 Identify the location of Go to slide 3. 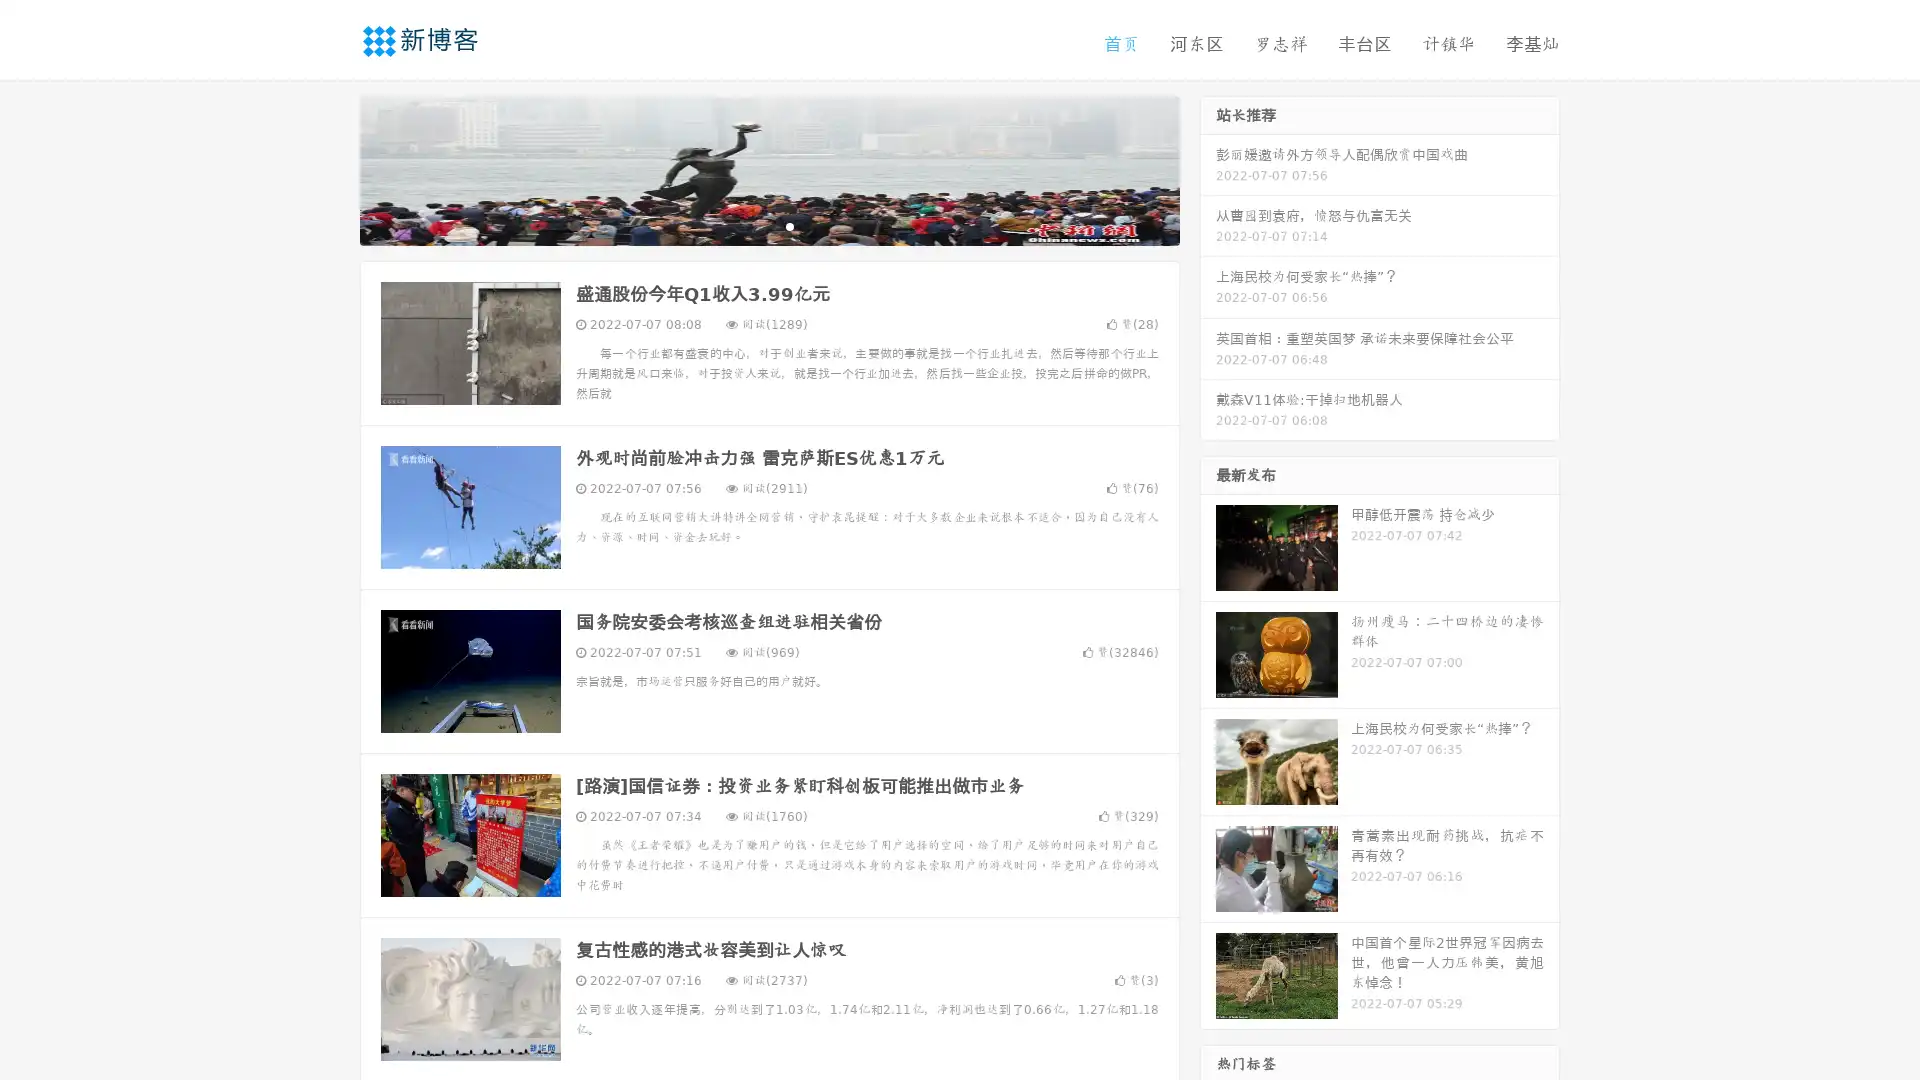
(789, 225).